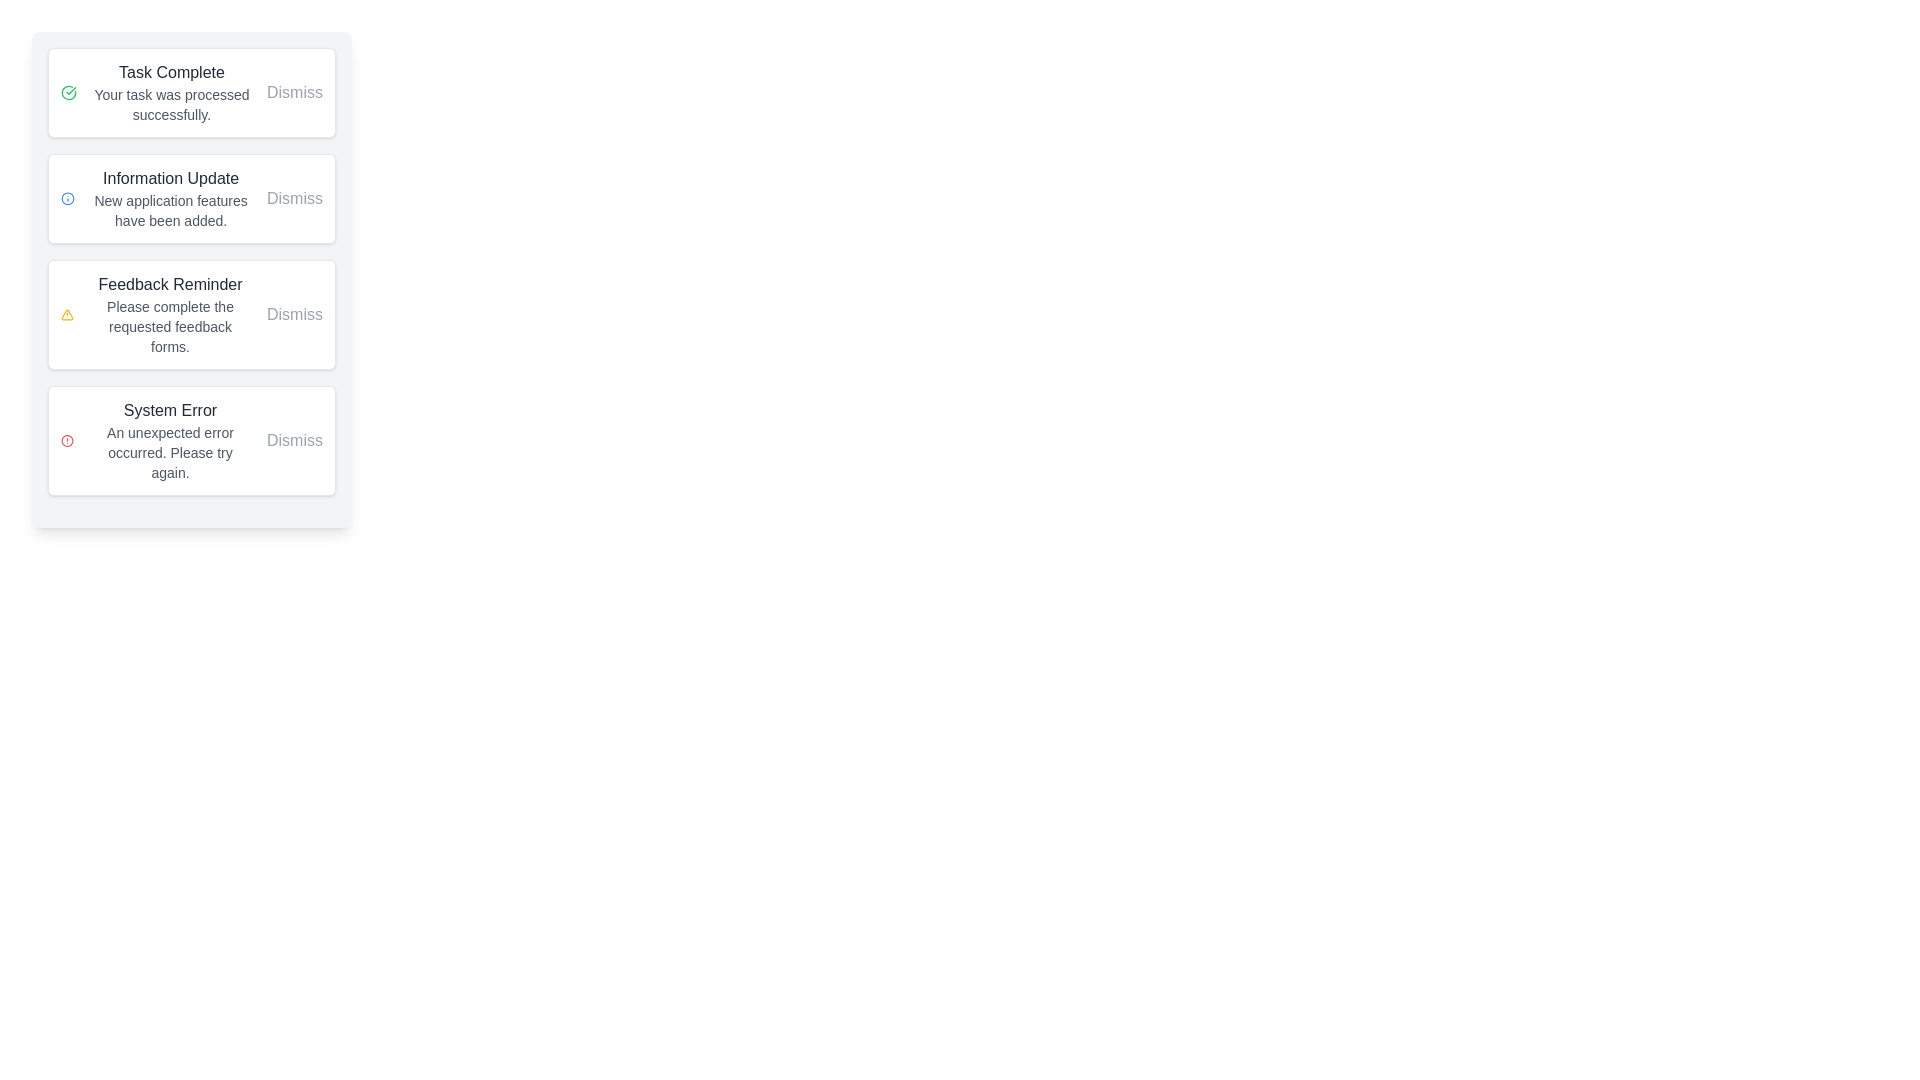 Image resolution: width=1920 pixels, height=1080 pixels. Describe the element at coordinates (68, 199) in the screenshot. I see `the circular blue stroke icon with a white circle in the center, which is positioned to the left of the 'Information Update' text` at that location.